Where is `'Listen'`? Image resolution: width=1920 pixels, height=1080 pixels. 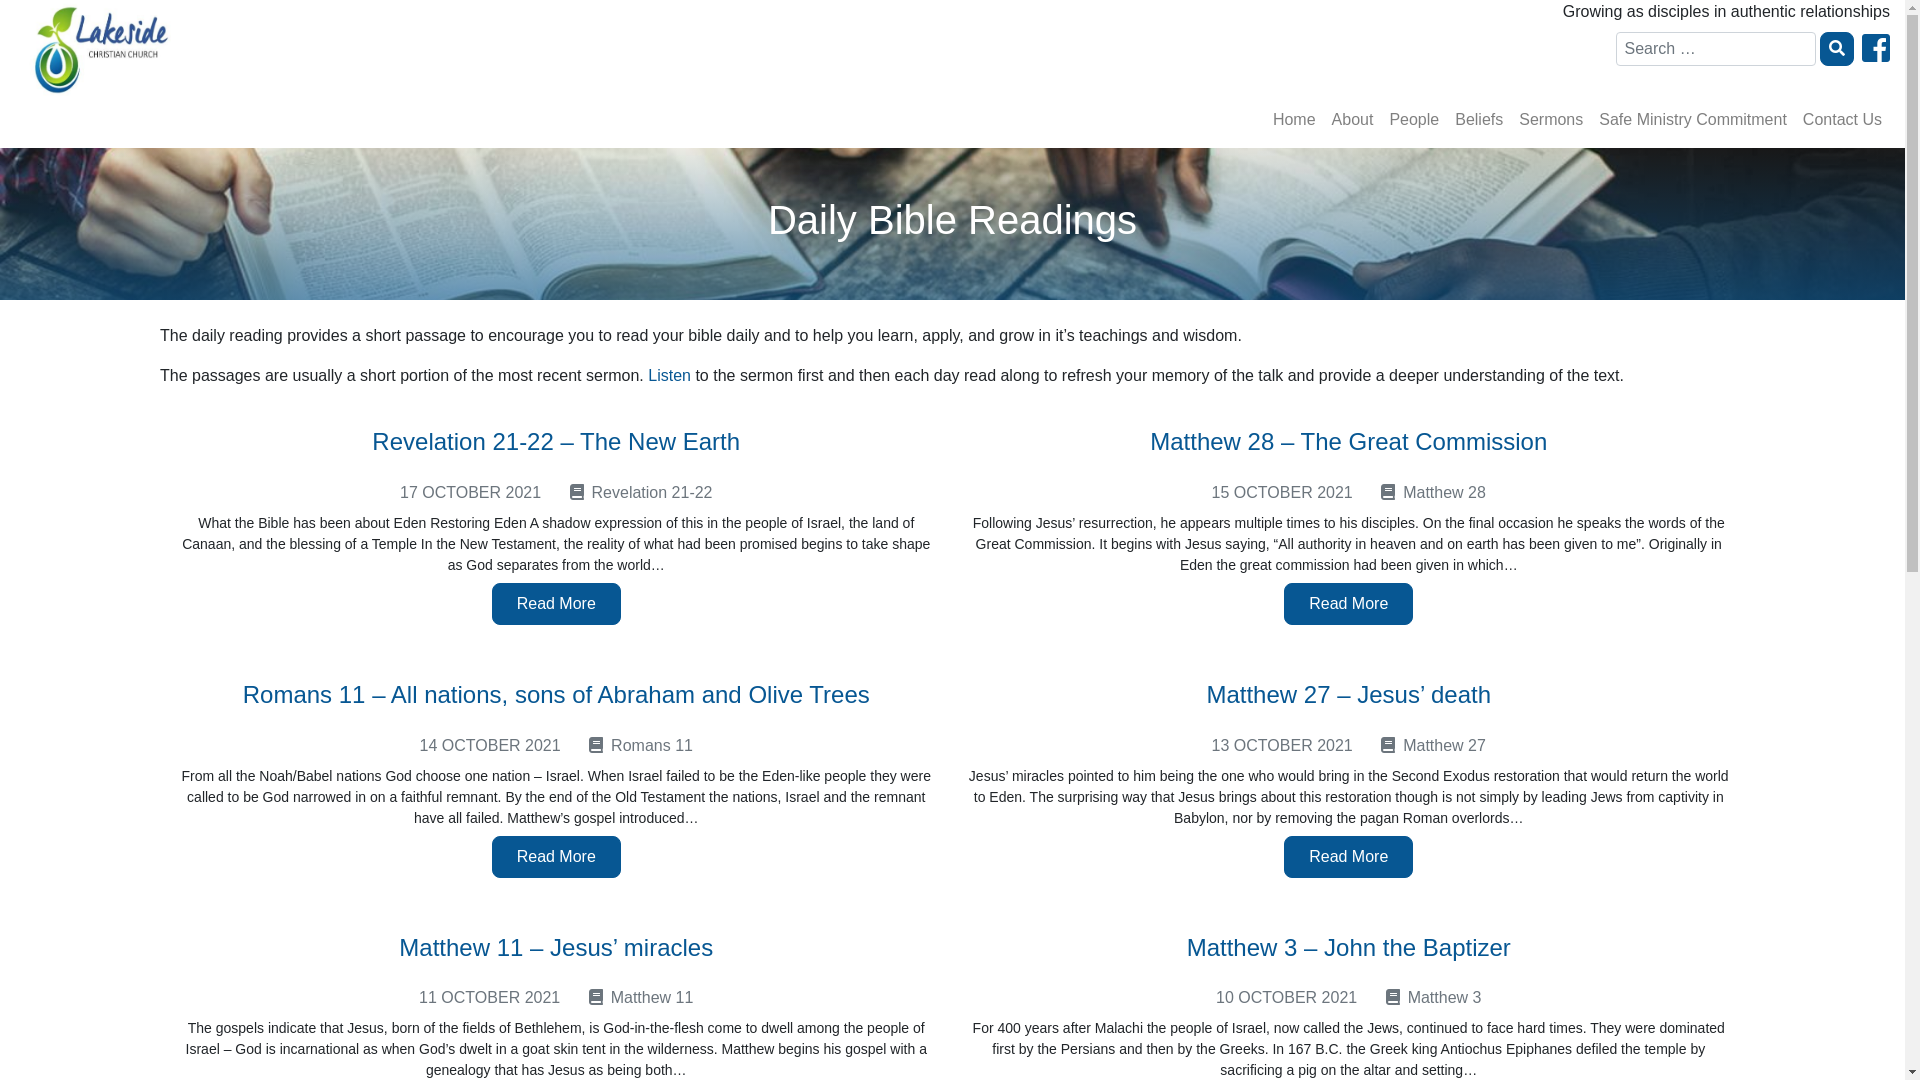 'Listen' is located at coordinates (669, 375).